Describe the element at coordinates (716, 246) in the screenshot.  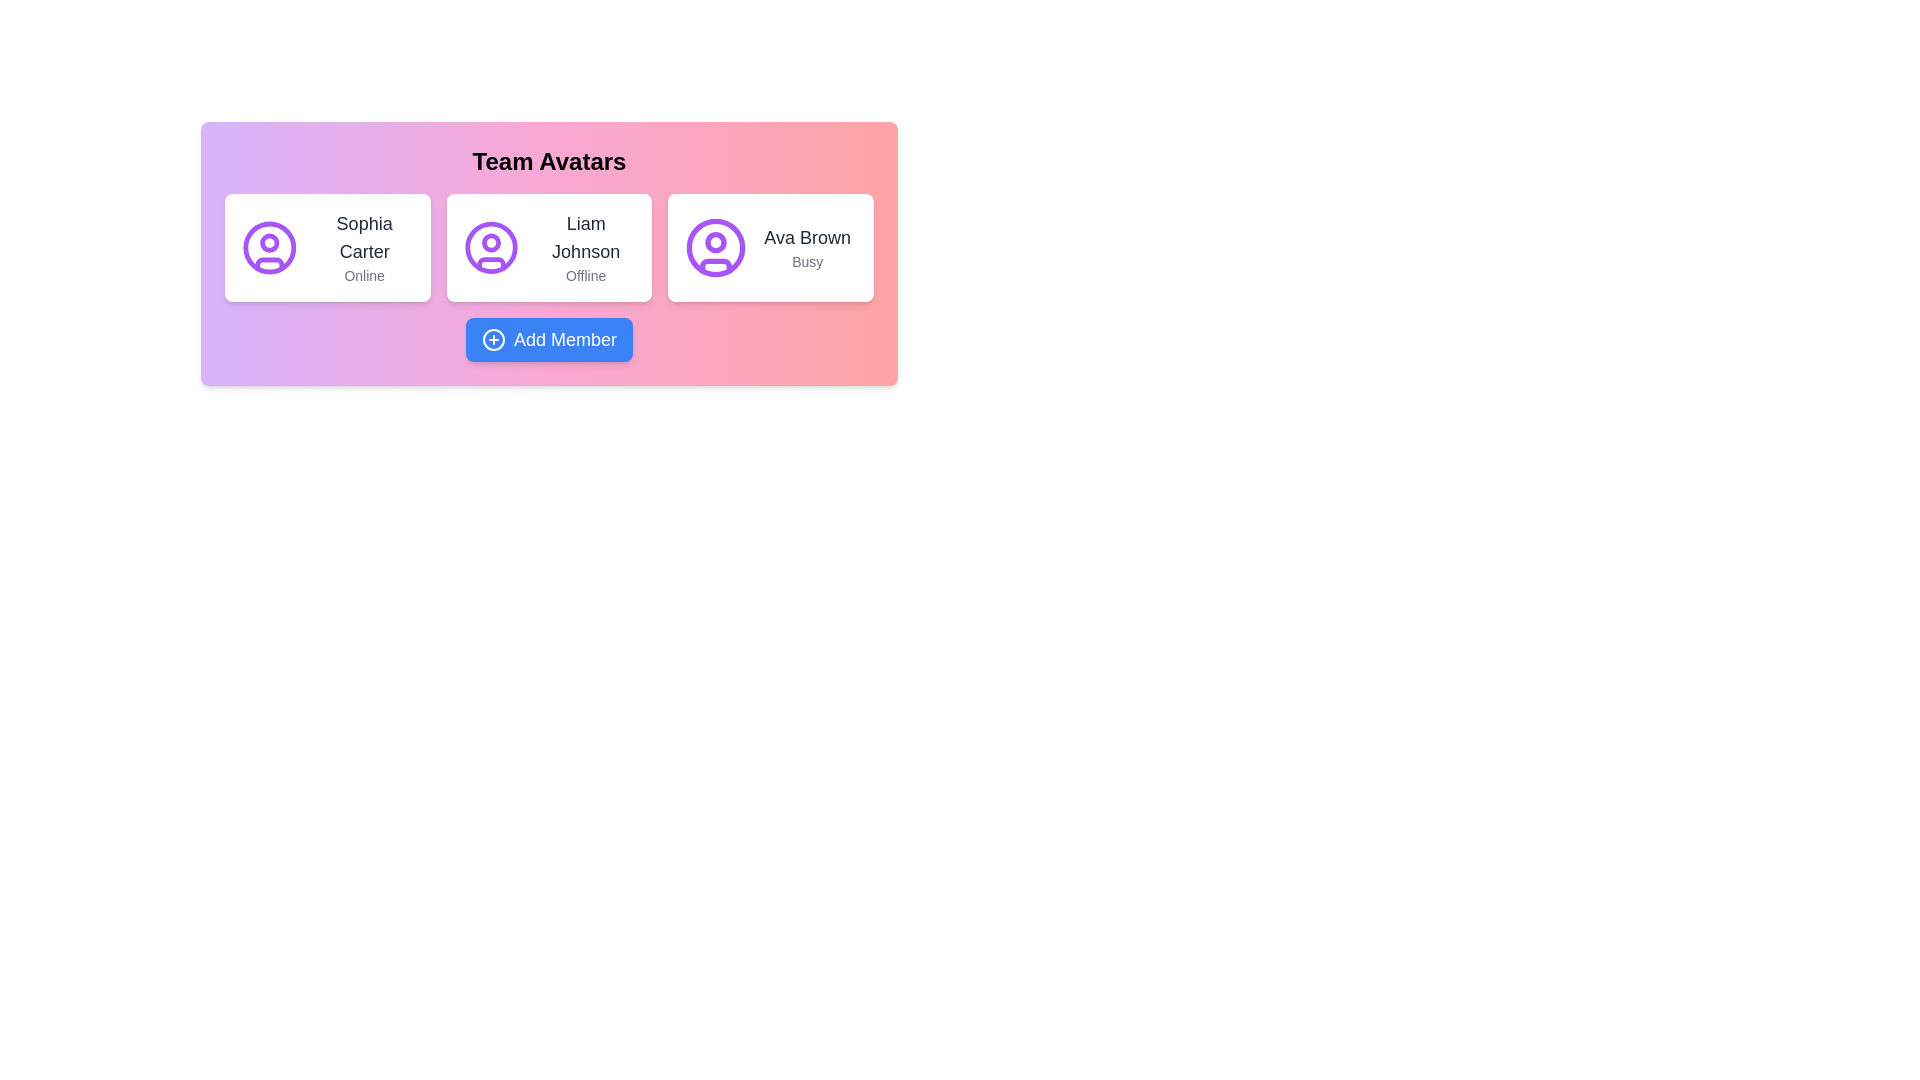
I see `the user profile image icon located at the left-most side of the card labeled 'Ava Brown Busy' in the third column` at that location.